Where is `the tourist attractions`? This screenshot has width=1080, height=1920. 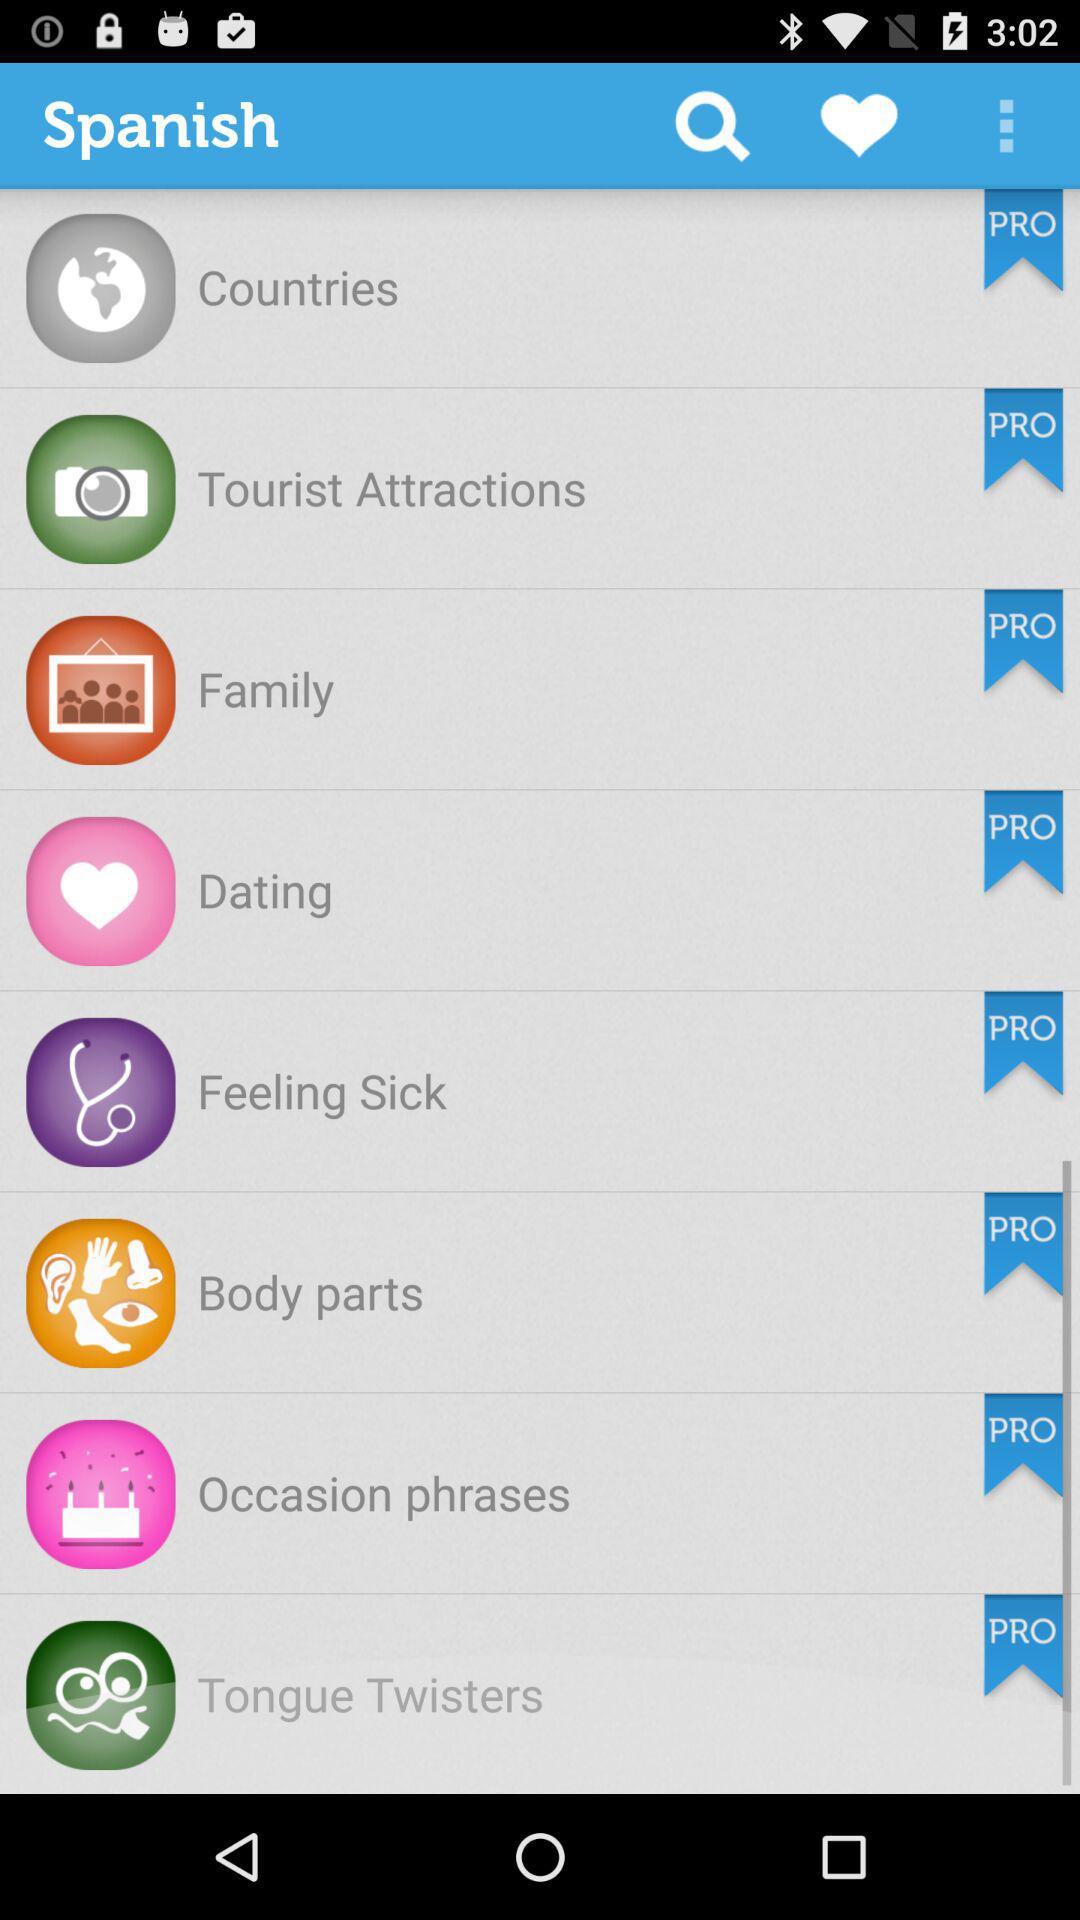 the tourist attractions is located at coordinates (391, 487).